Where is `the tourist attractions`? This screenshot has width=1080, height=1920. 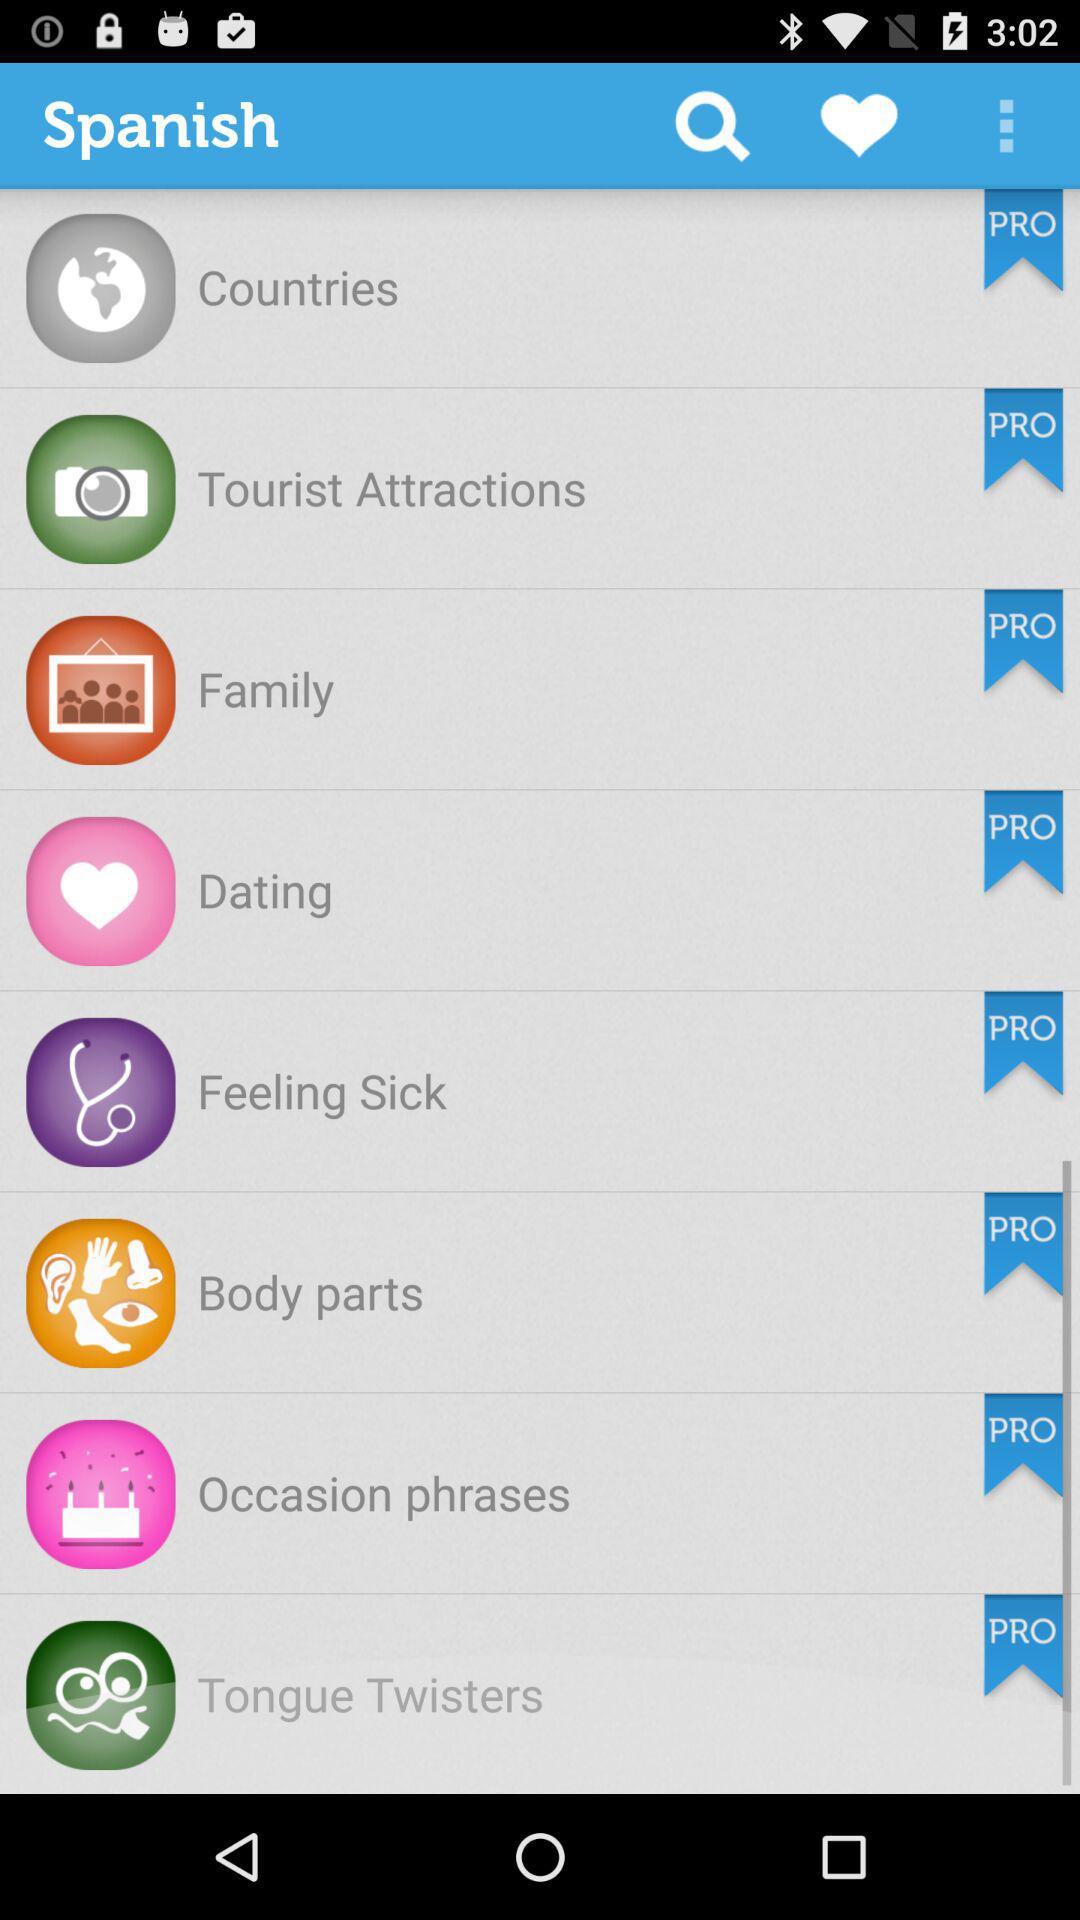 the tourist attractions is located at coordinates (391, 487).